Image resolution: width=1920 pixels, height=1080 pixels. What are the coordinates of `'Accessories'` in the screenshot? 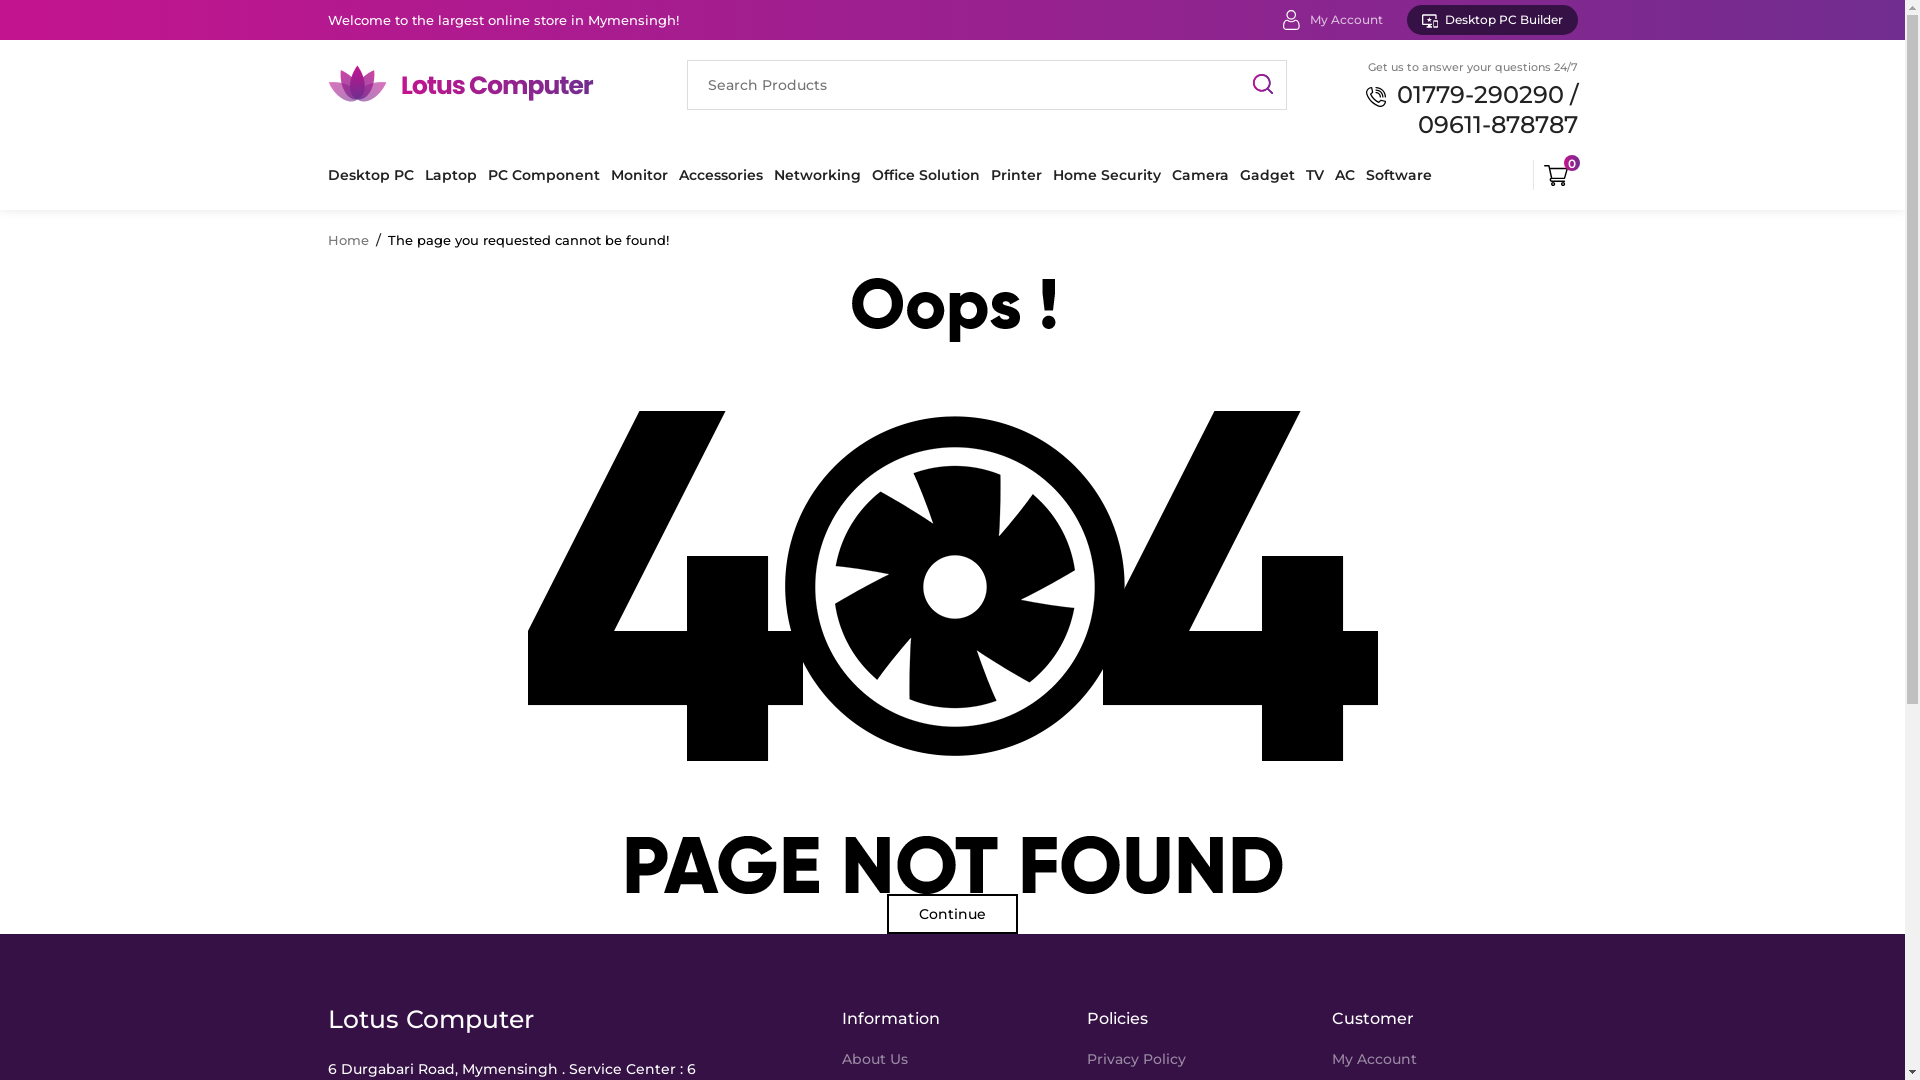 It's located at (720, 173).